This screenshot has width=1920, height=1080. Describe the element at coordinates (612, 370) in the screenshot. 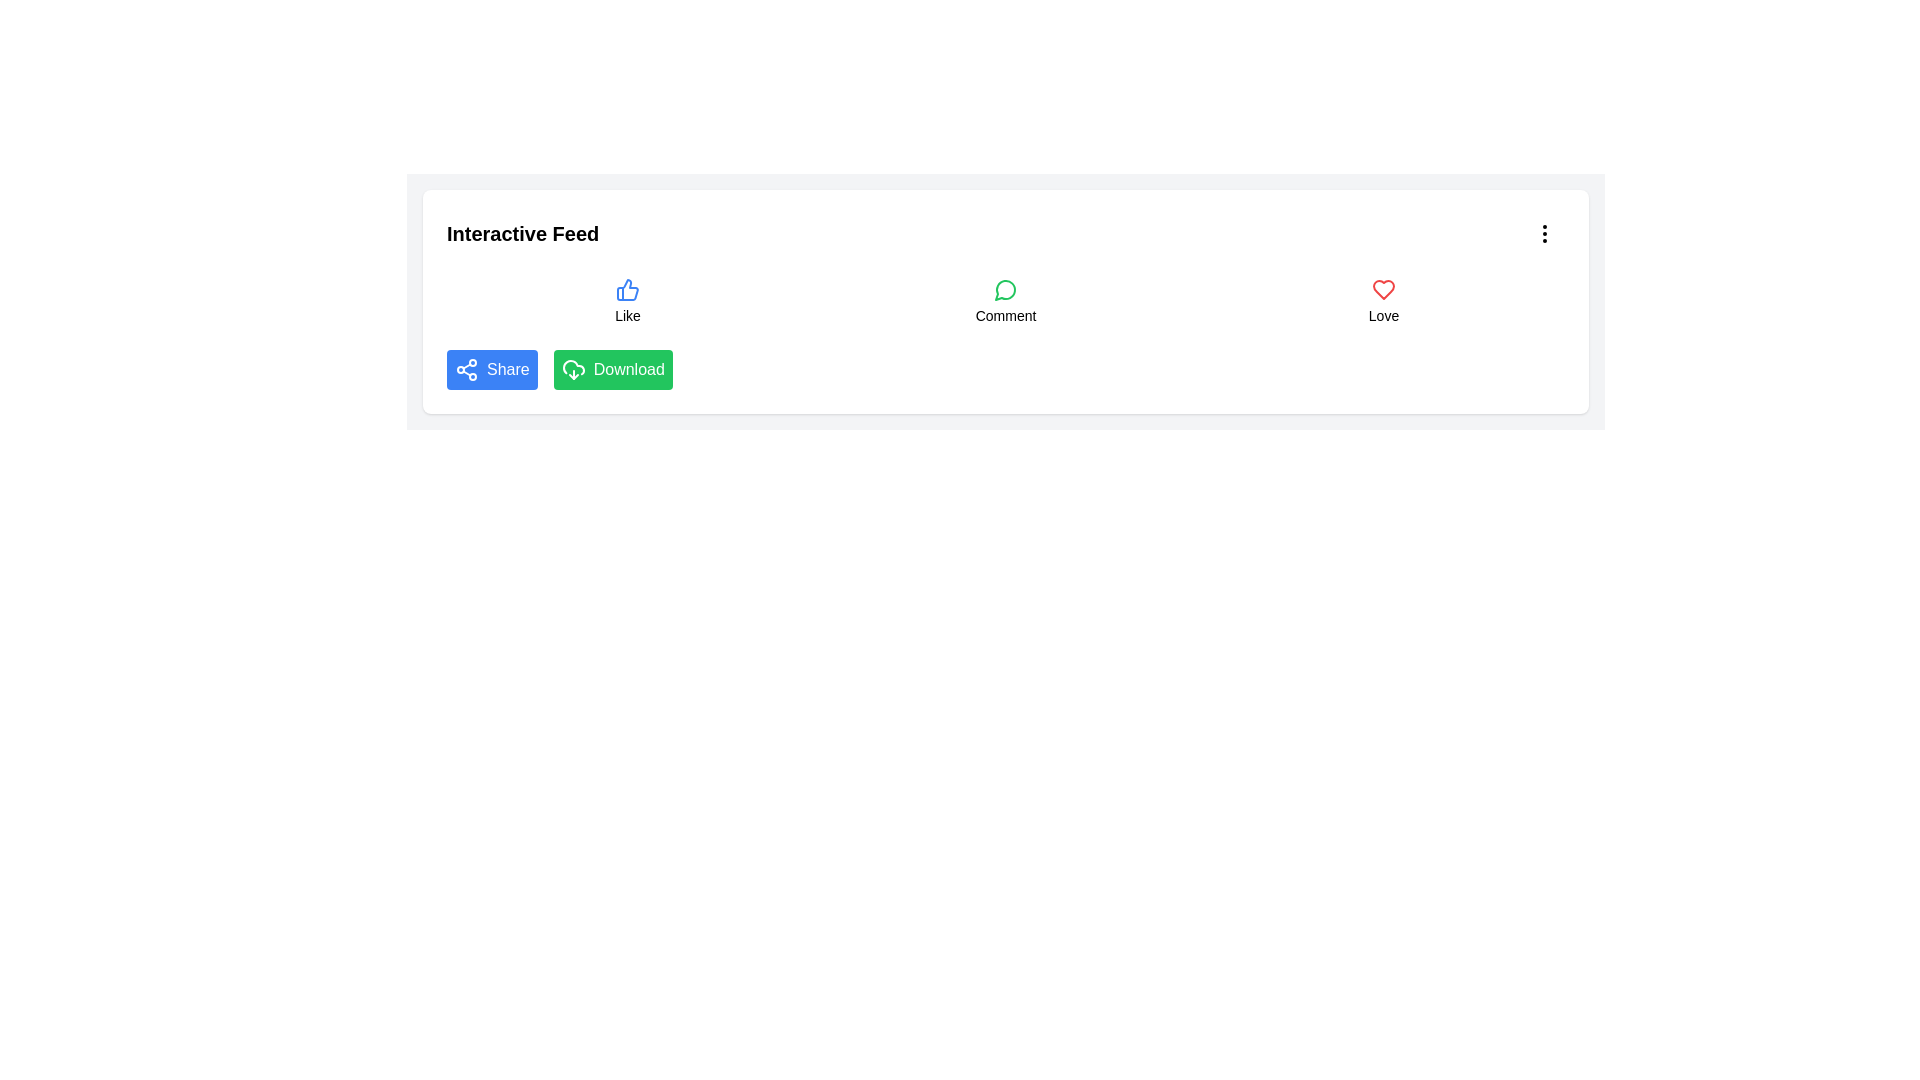

I see `the green 'Download' button with rounded corners, containing white text and a cloud icon with a downward arrow, to initiate the download` at that location.